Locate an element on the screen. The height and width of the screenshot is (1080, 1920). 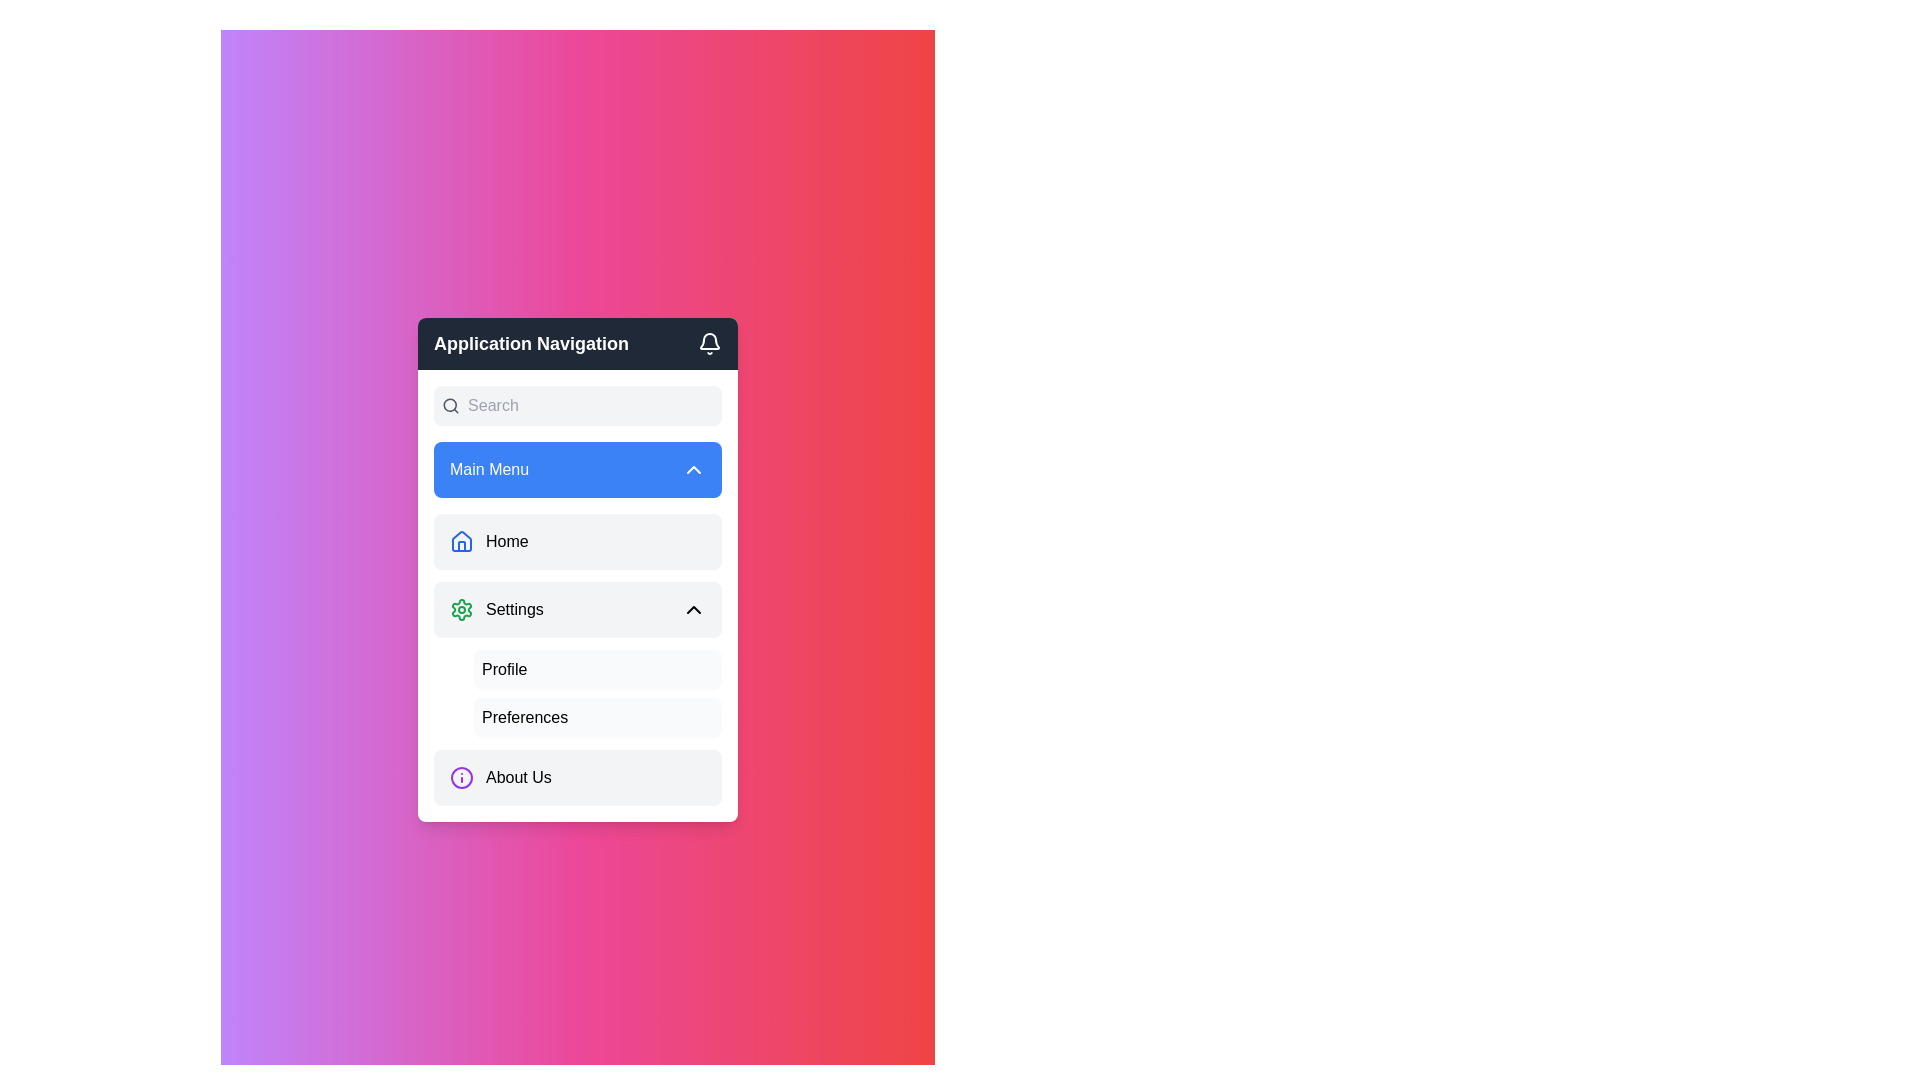
the Menu Section located within the 'Application Navigation' menu, positioned below the search bar is located at coordinates (576, 595).